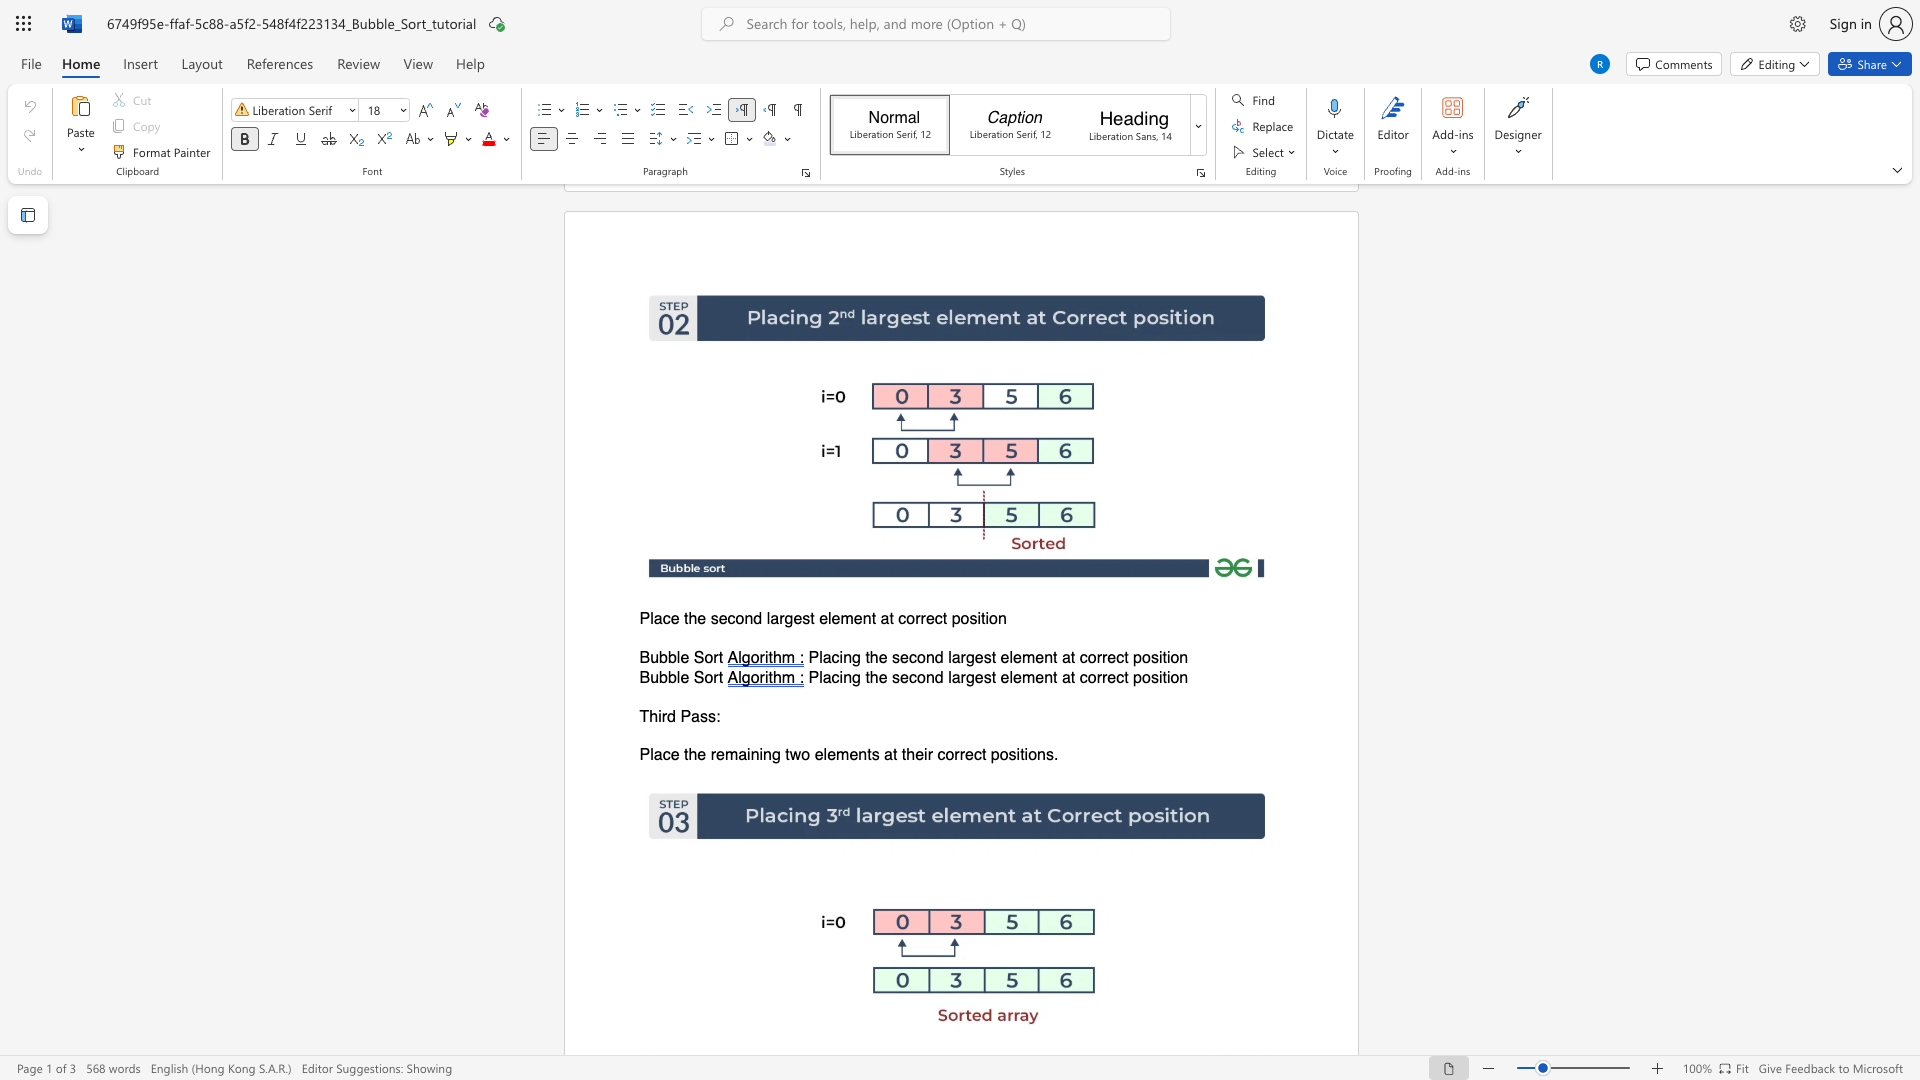 This screenshot has height=1080, width=1920. Describe the element at coordinates (1036, 755) in the screenshot. I see `the subset text "ns" within the text "Place the remaining two elements at their correct positions."` at that location.